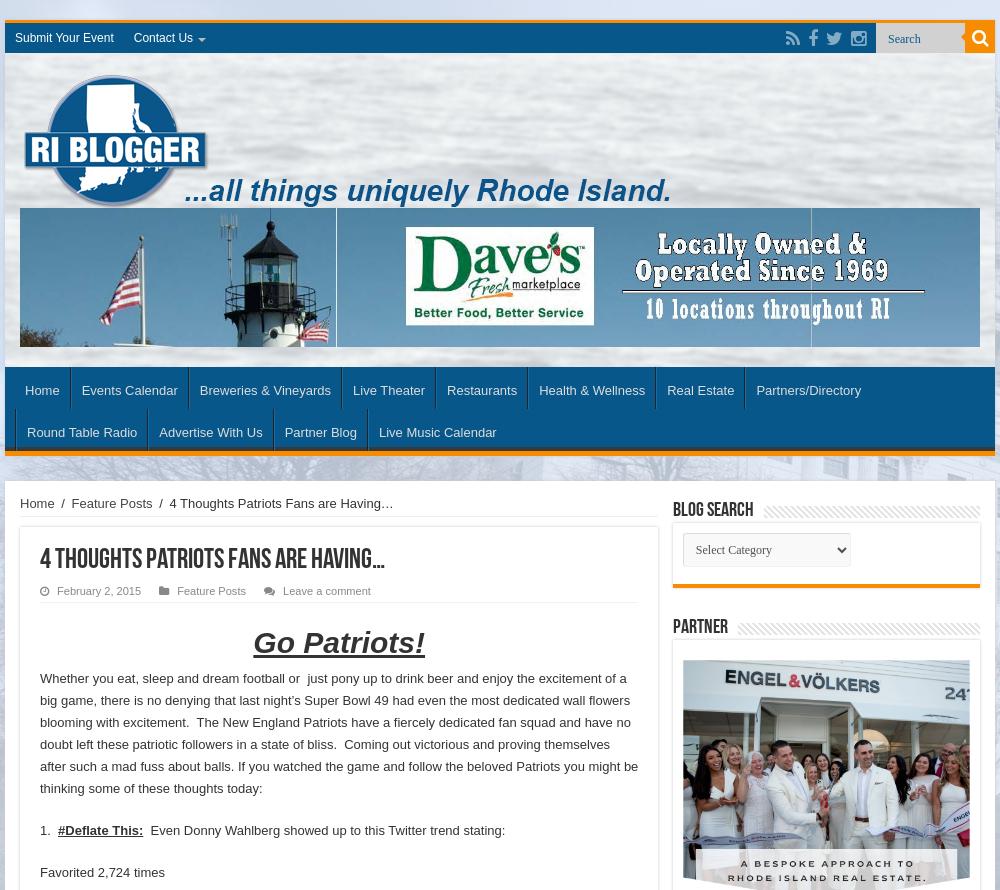  I want to click on 'Even Donny Wahlberg showed up to this Twitter trend stating:', so click(323, 828).